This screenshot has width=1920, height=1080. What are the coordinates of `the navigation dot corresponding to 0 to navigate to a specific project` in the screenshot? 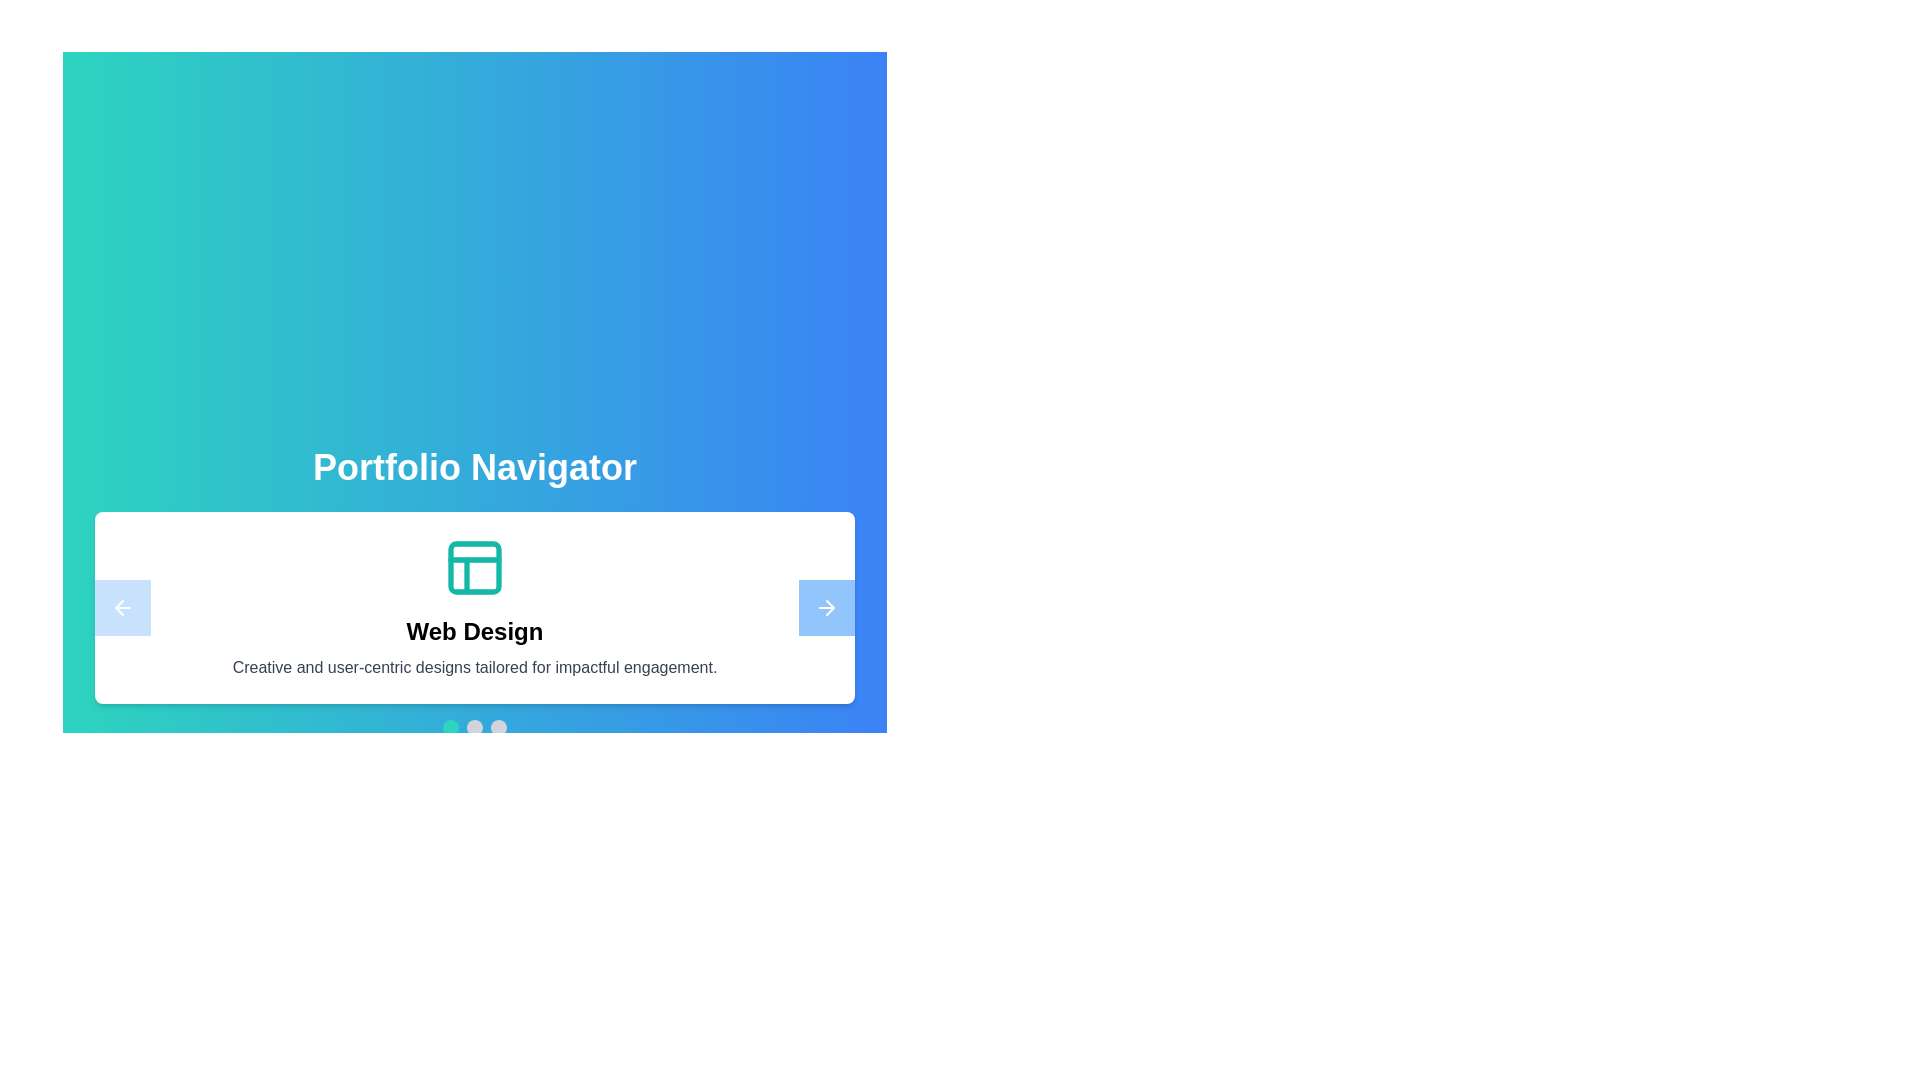 It's located at (450, 728).